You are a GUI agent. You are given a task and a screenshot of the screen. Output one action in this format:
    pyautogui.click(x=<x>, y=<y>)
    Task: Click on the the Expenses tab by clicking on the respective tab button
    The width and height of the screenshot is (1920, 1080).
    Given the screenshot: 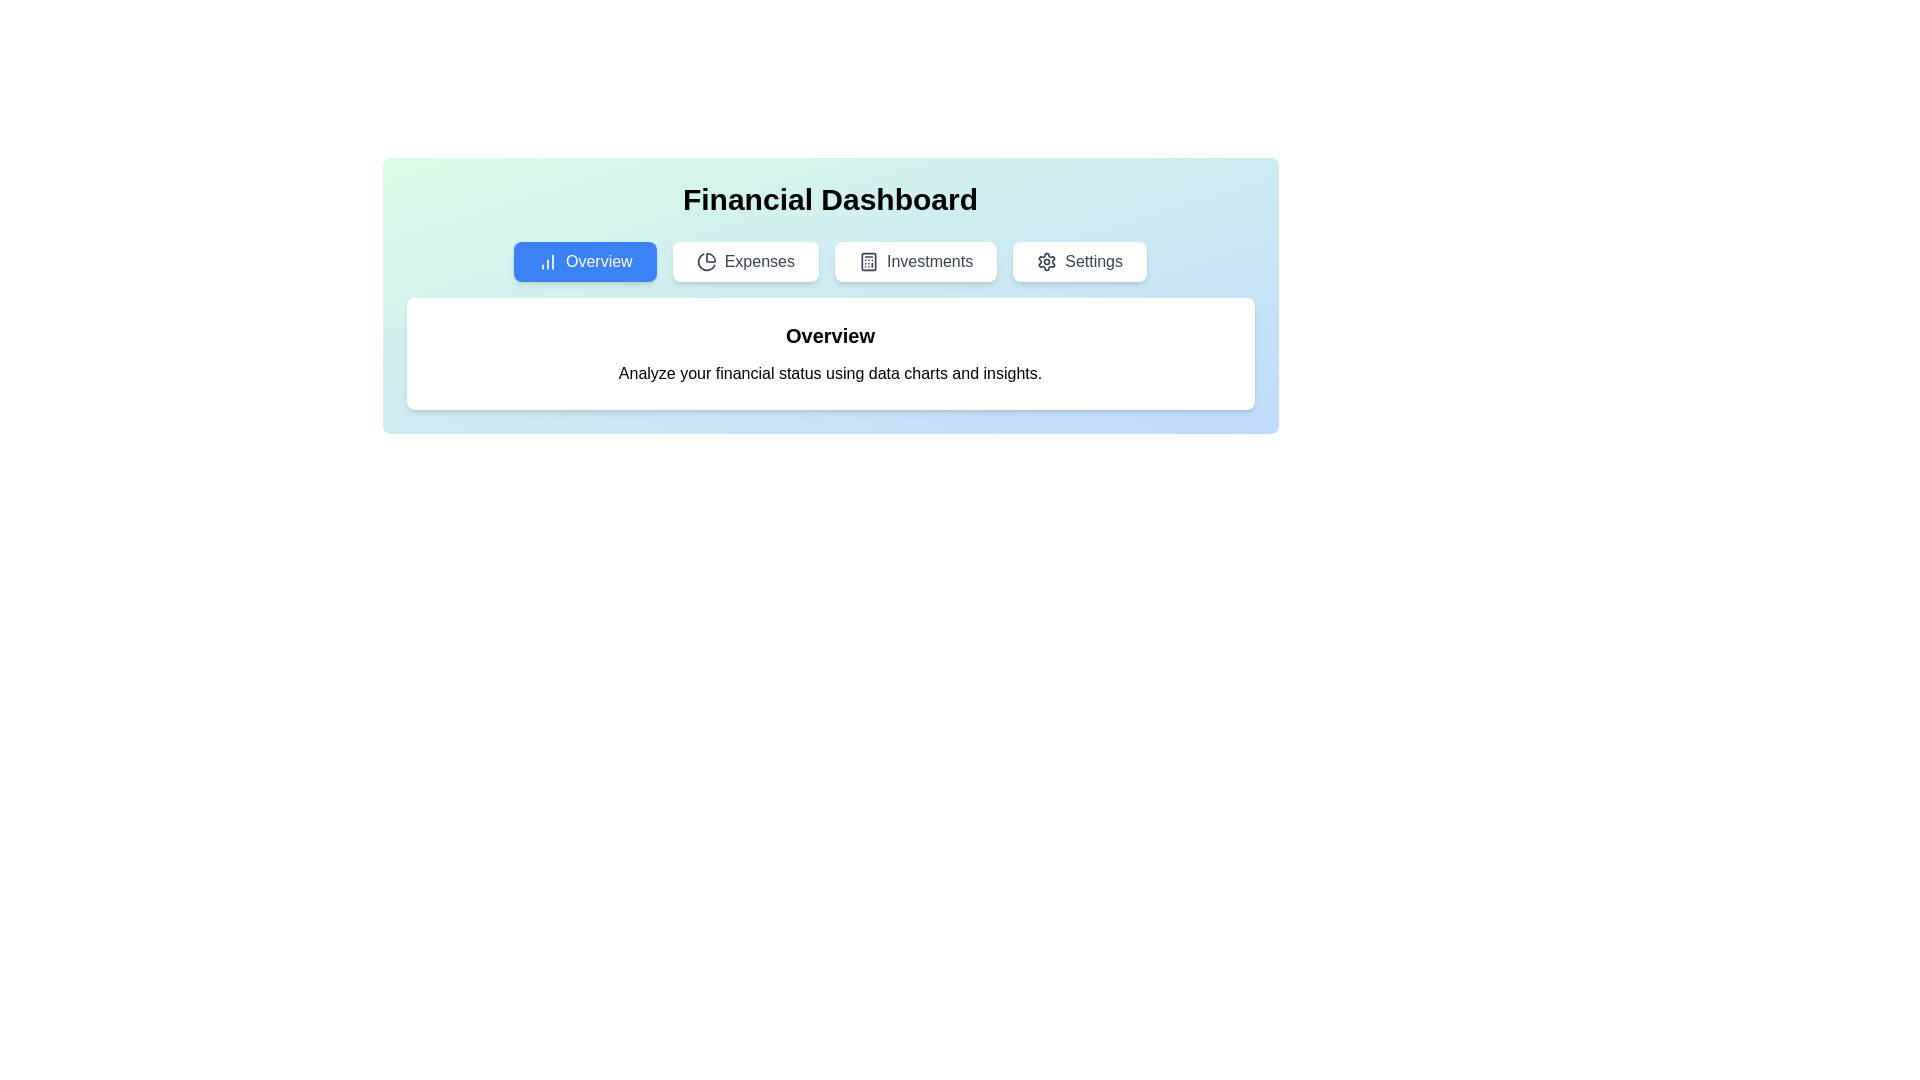 What is the action you would take?
    pyautogui.click(x=744, y=261)
    